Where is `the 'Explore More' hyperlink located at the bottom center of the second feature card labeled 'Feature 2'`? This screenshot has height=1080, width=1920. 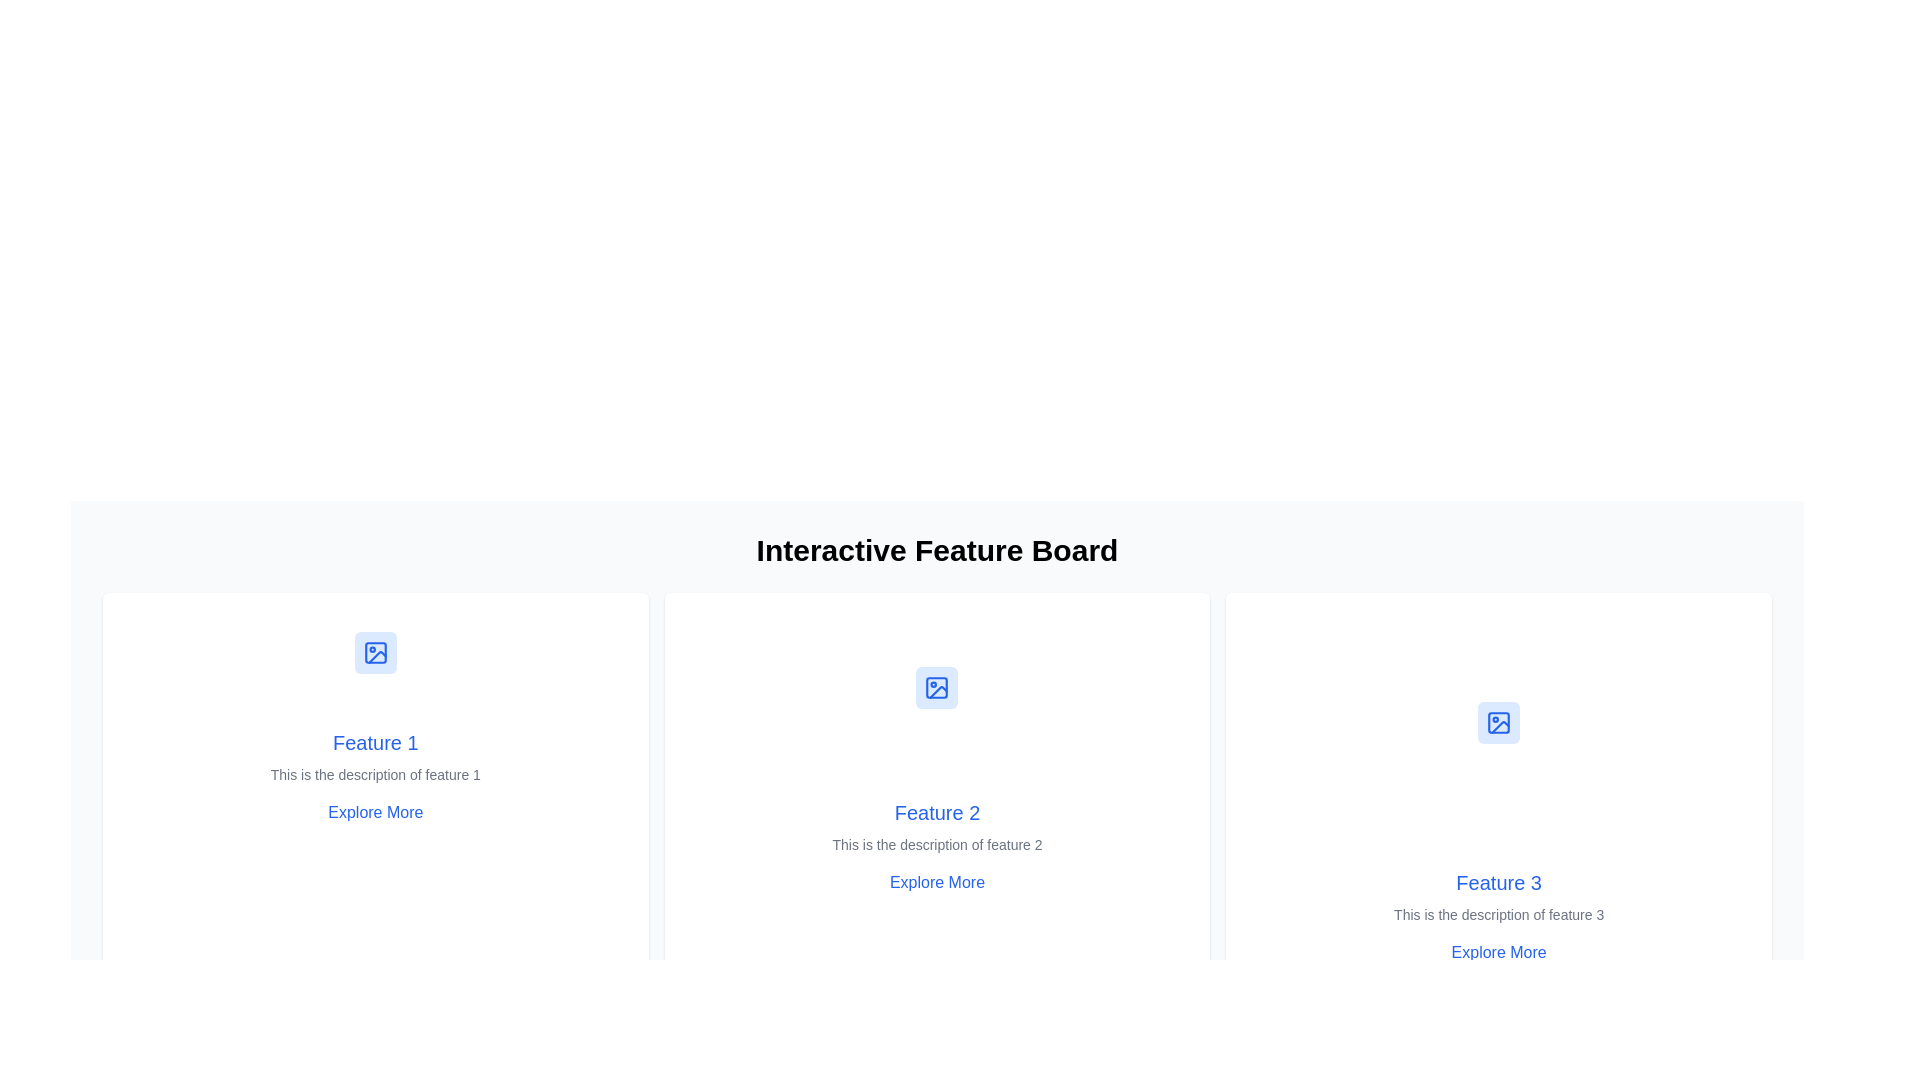 the 'Explore More' hyperlink located at the bottom center of the second feature card labeled 'Feature 2' is located at coordinates (936, 882).